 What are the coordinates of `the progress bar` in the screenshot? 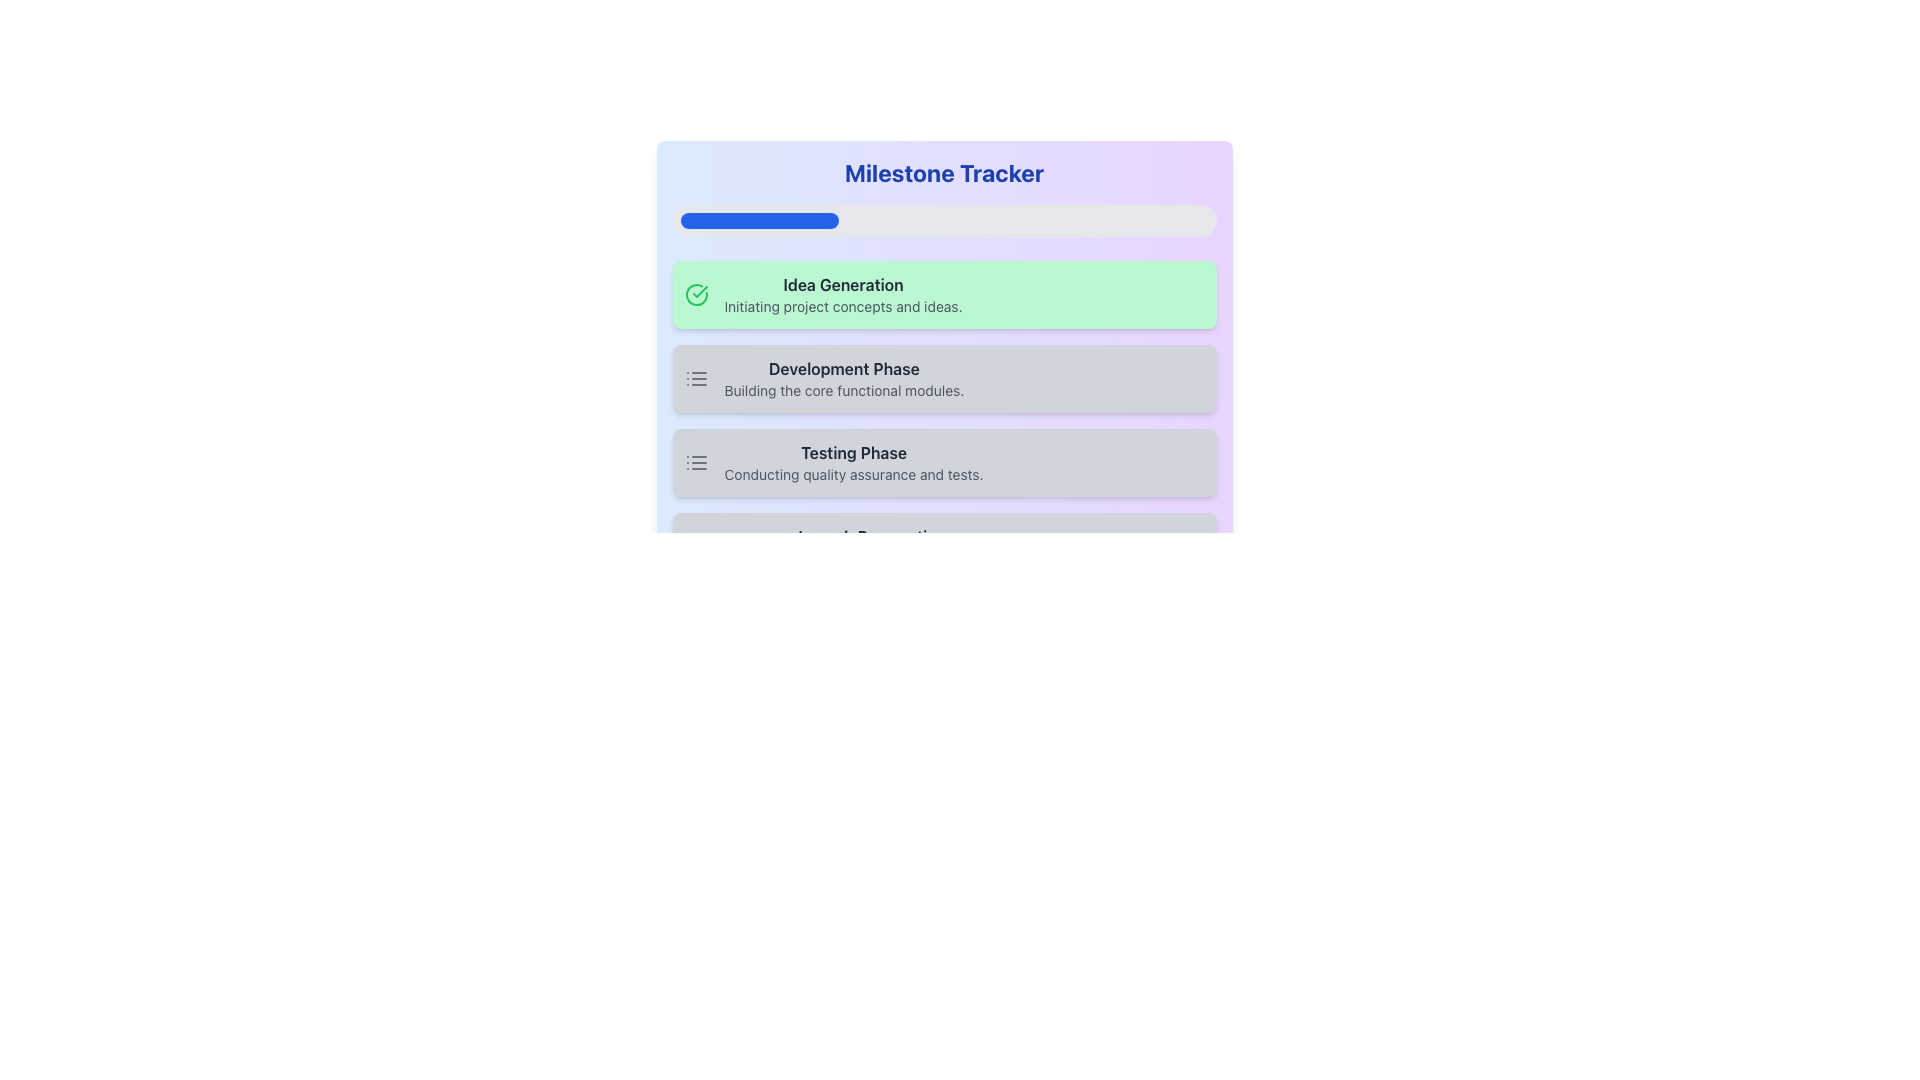 It's located at (813, 220).